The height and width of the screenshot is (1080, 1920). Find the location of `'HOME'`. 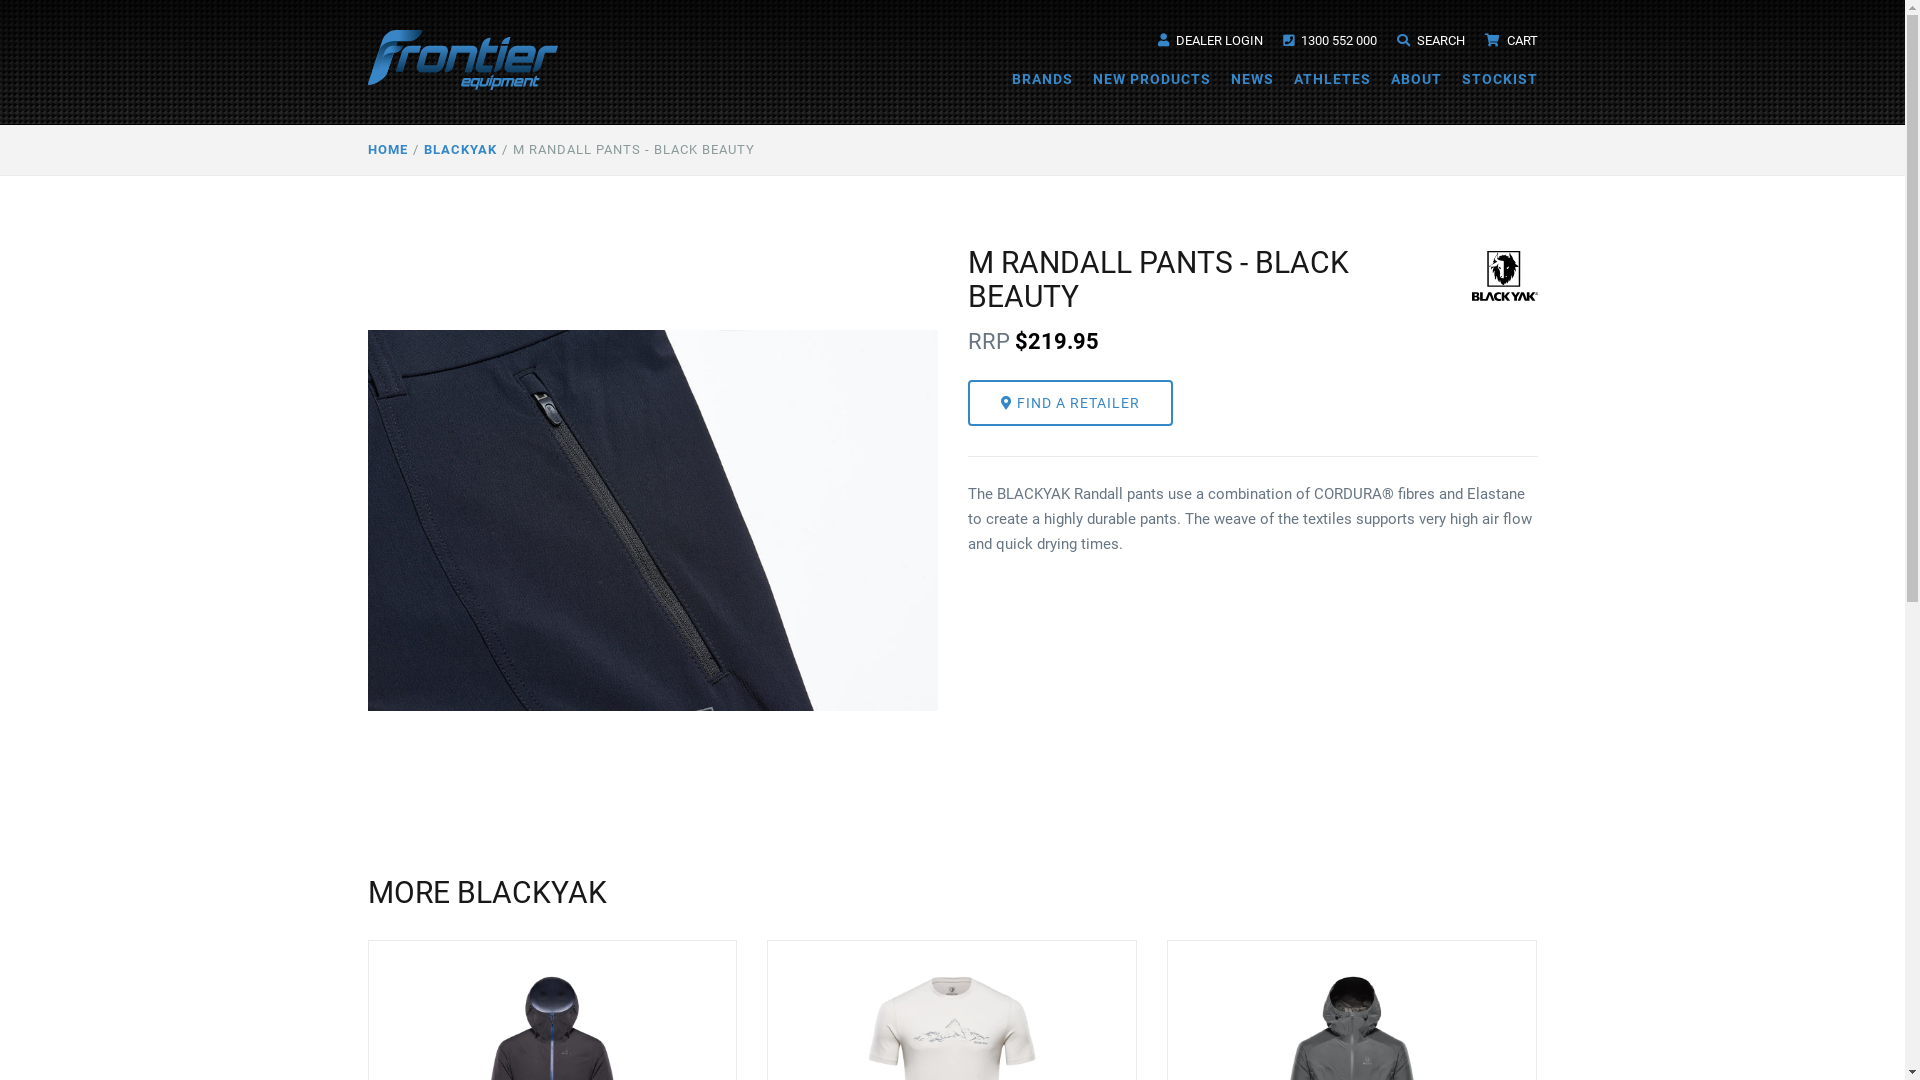

'HOME' is located at coordinates (388, 149).